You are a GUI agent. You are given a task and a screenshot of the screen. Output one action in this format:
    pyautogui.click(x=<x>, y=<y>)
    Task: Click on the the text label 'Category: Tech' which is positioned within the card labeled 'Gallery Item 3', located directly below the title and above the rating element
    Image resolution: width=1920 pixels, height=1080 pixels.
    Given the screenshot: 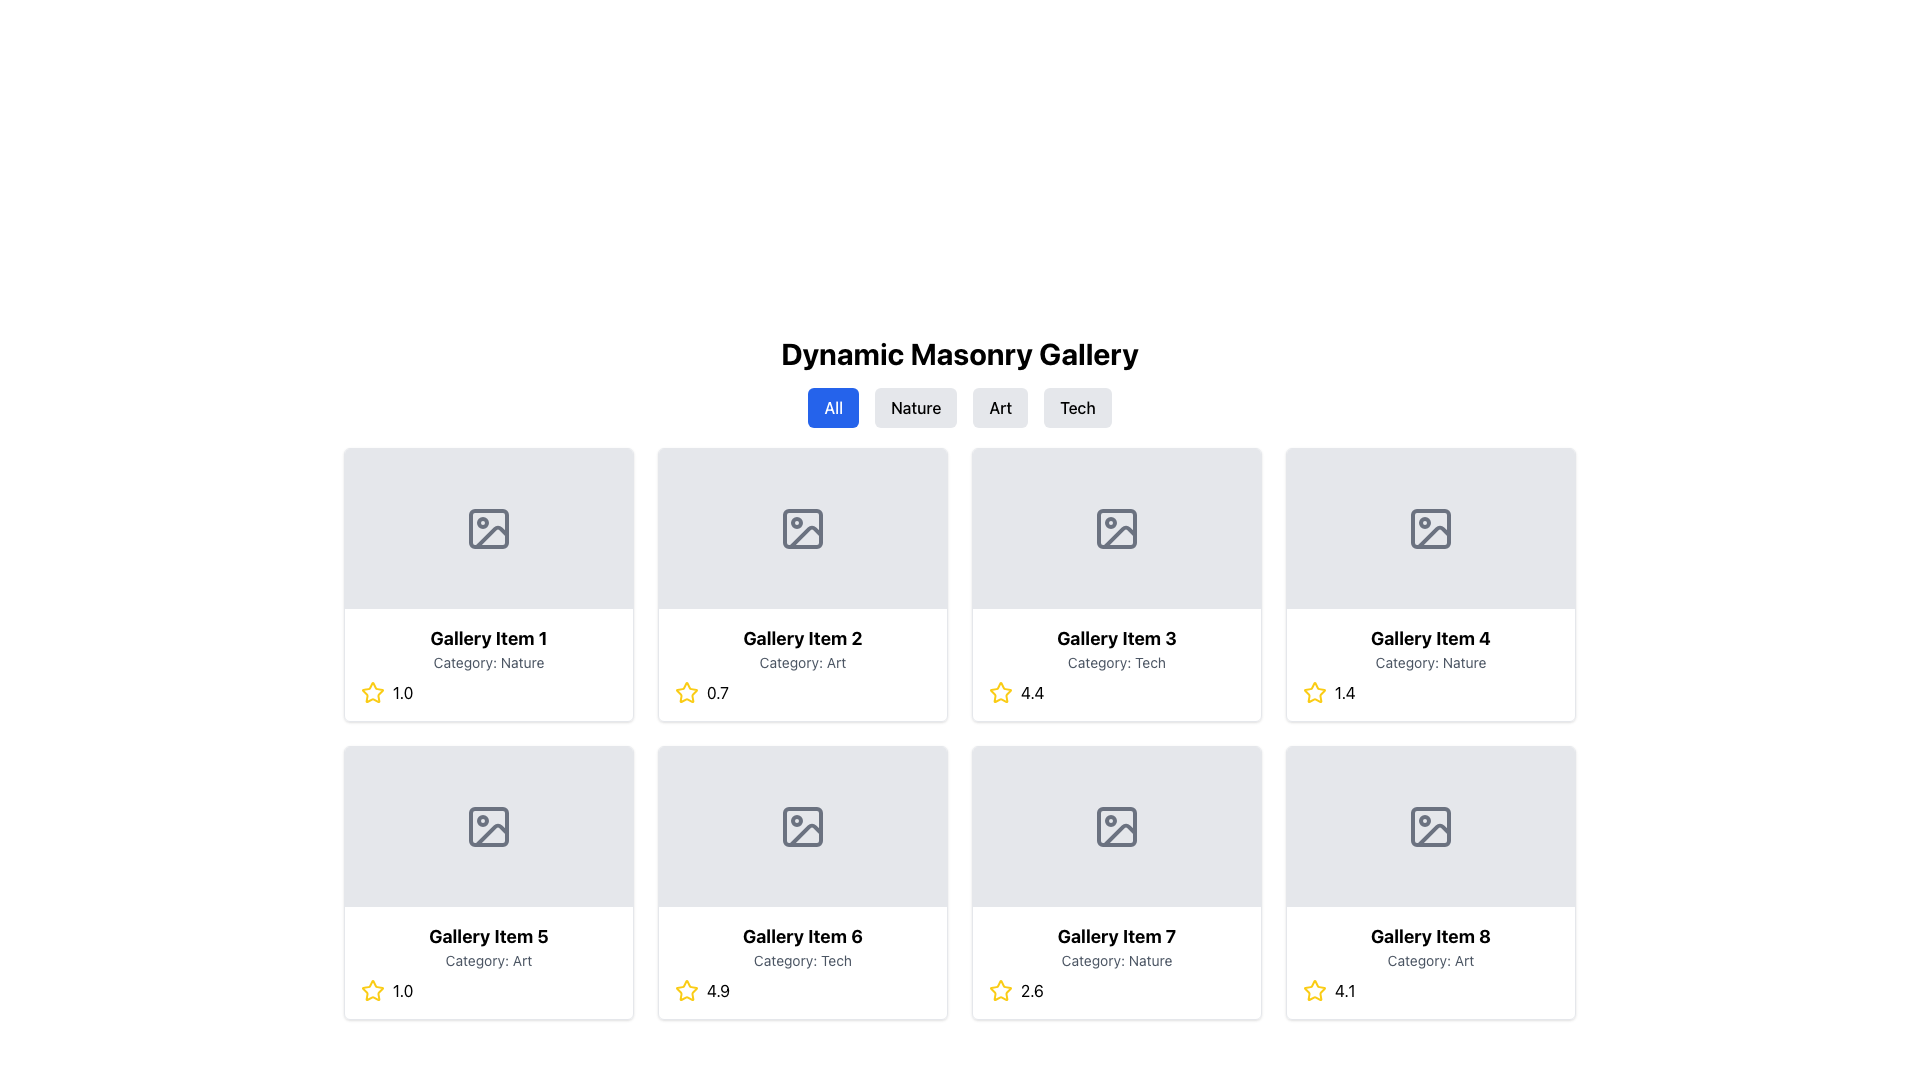 What is the action you would take?
    pyautogui.click(x=1116, y=663)
    